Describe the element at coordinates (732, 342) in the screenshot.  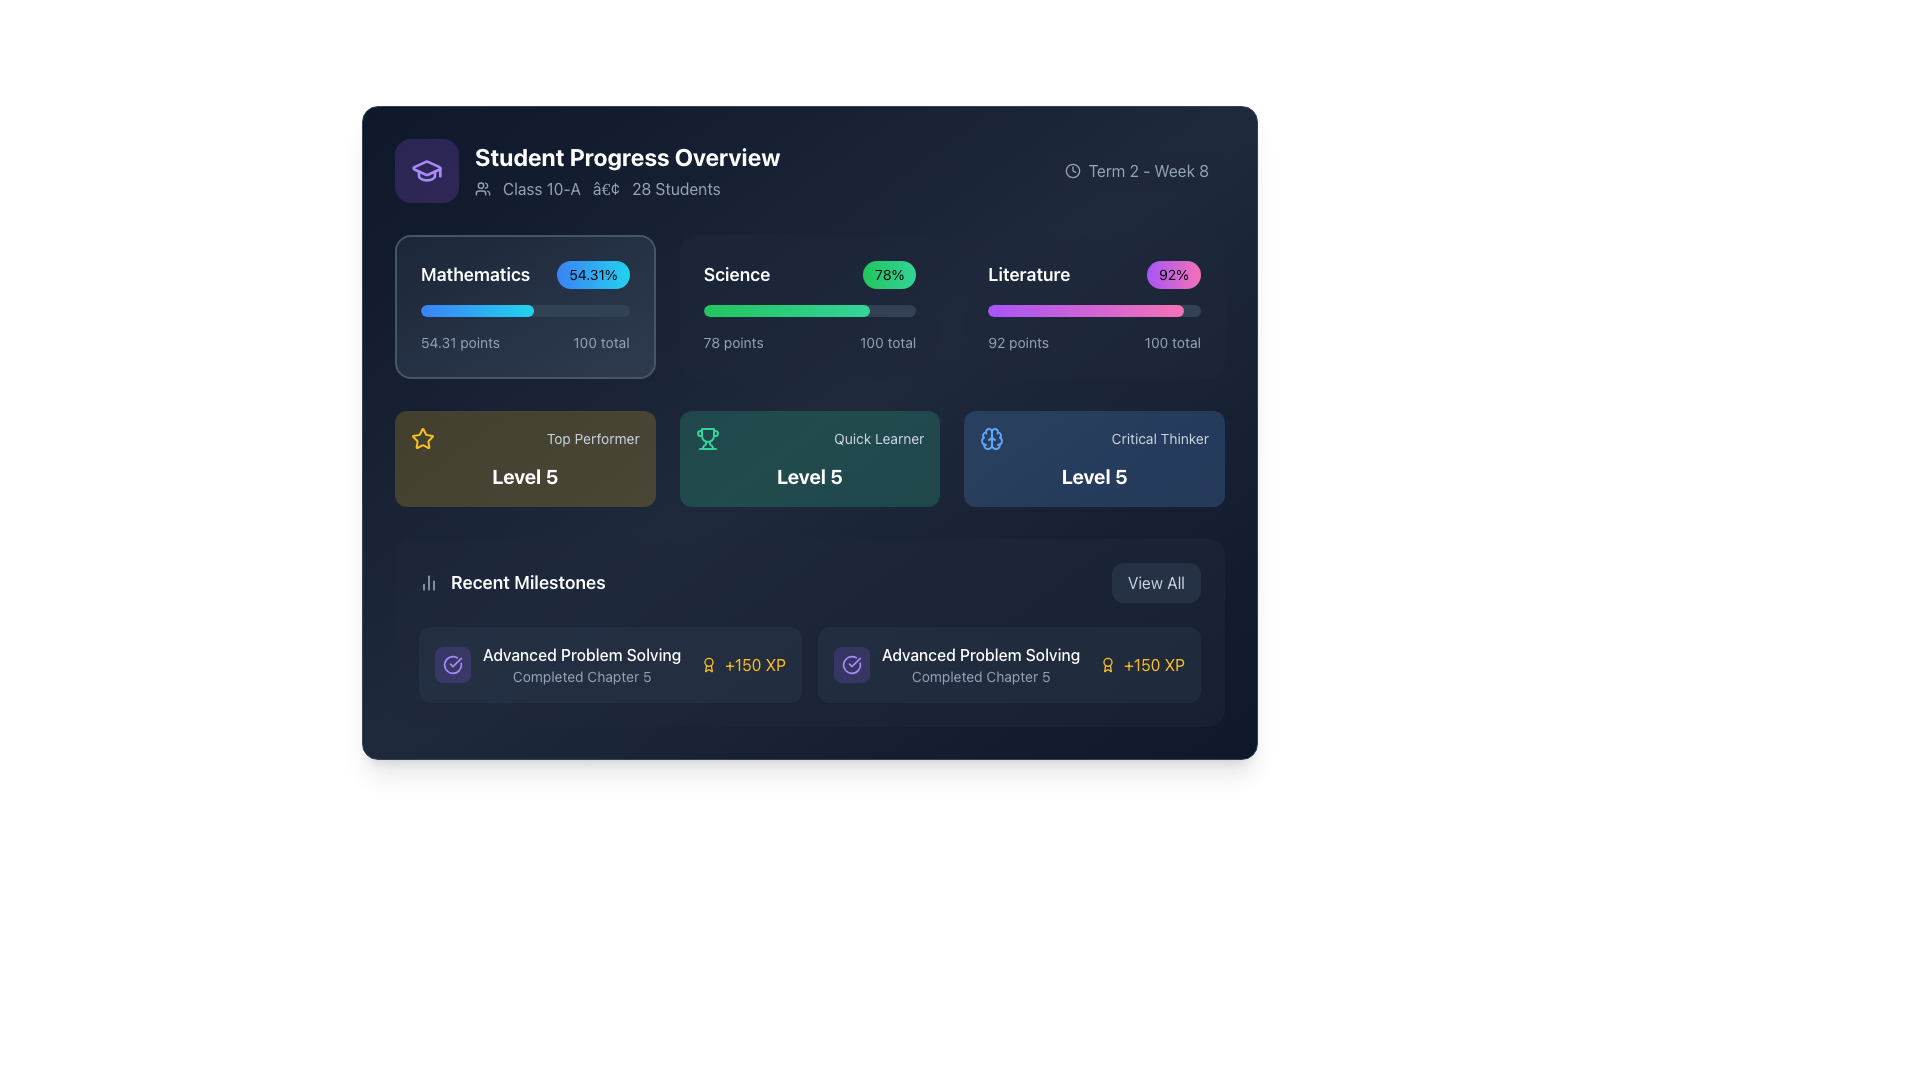
I see `the static text display showing '78 points' in light gray color, located in the 'Science' category of the 'Student Progress Overview' section` at that location.